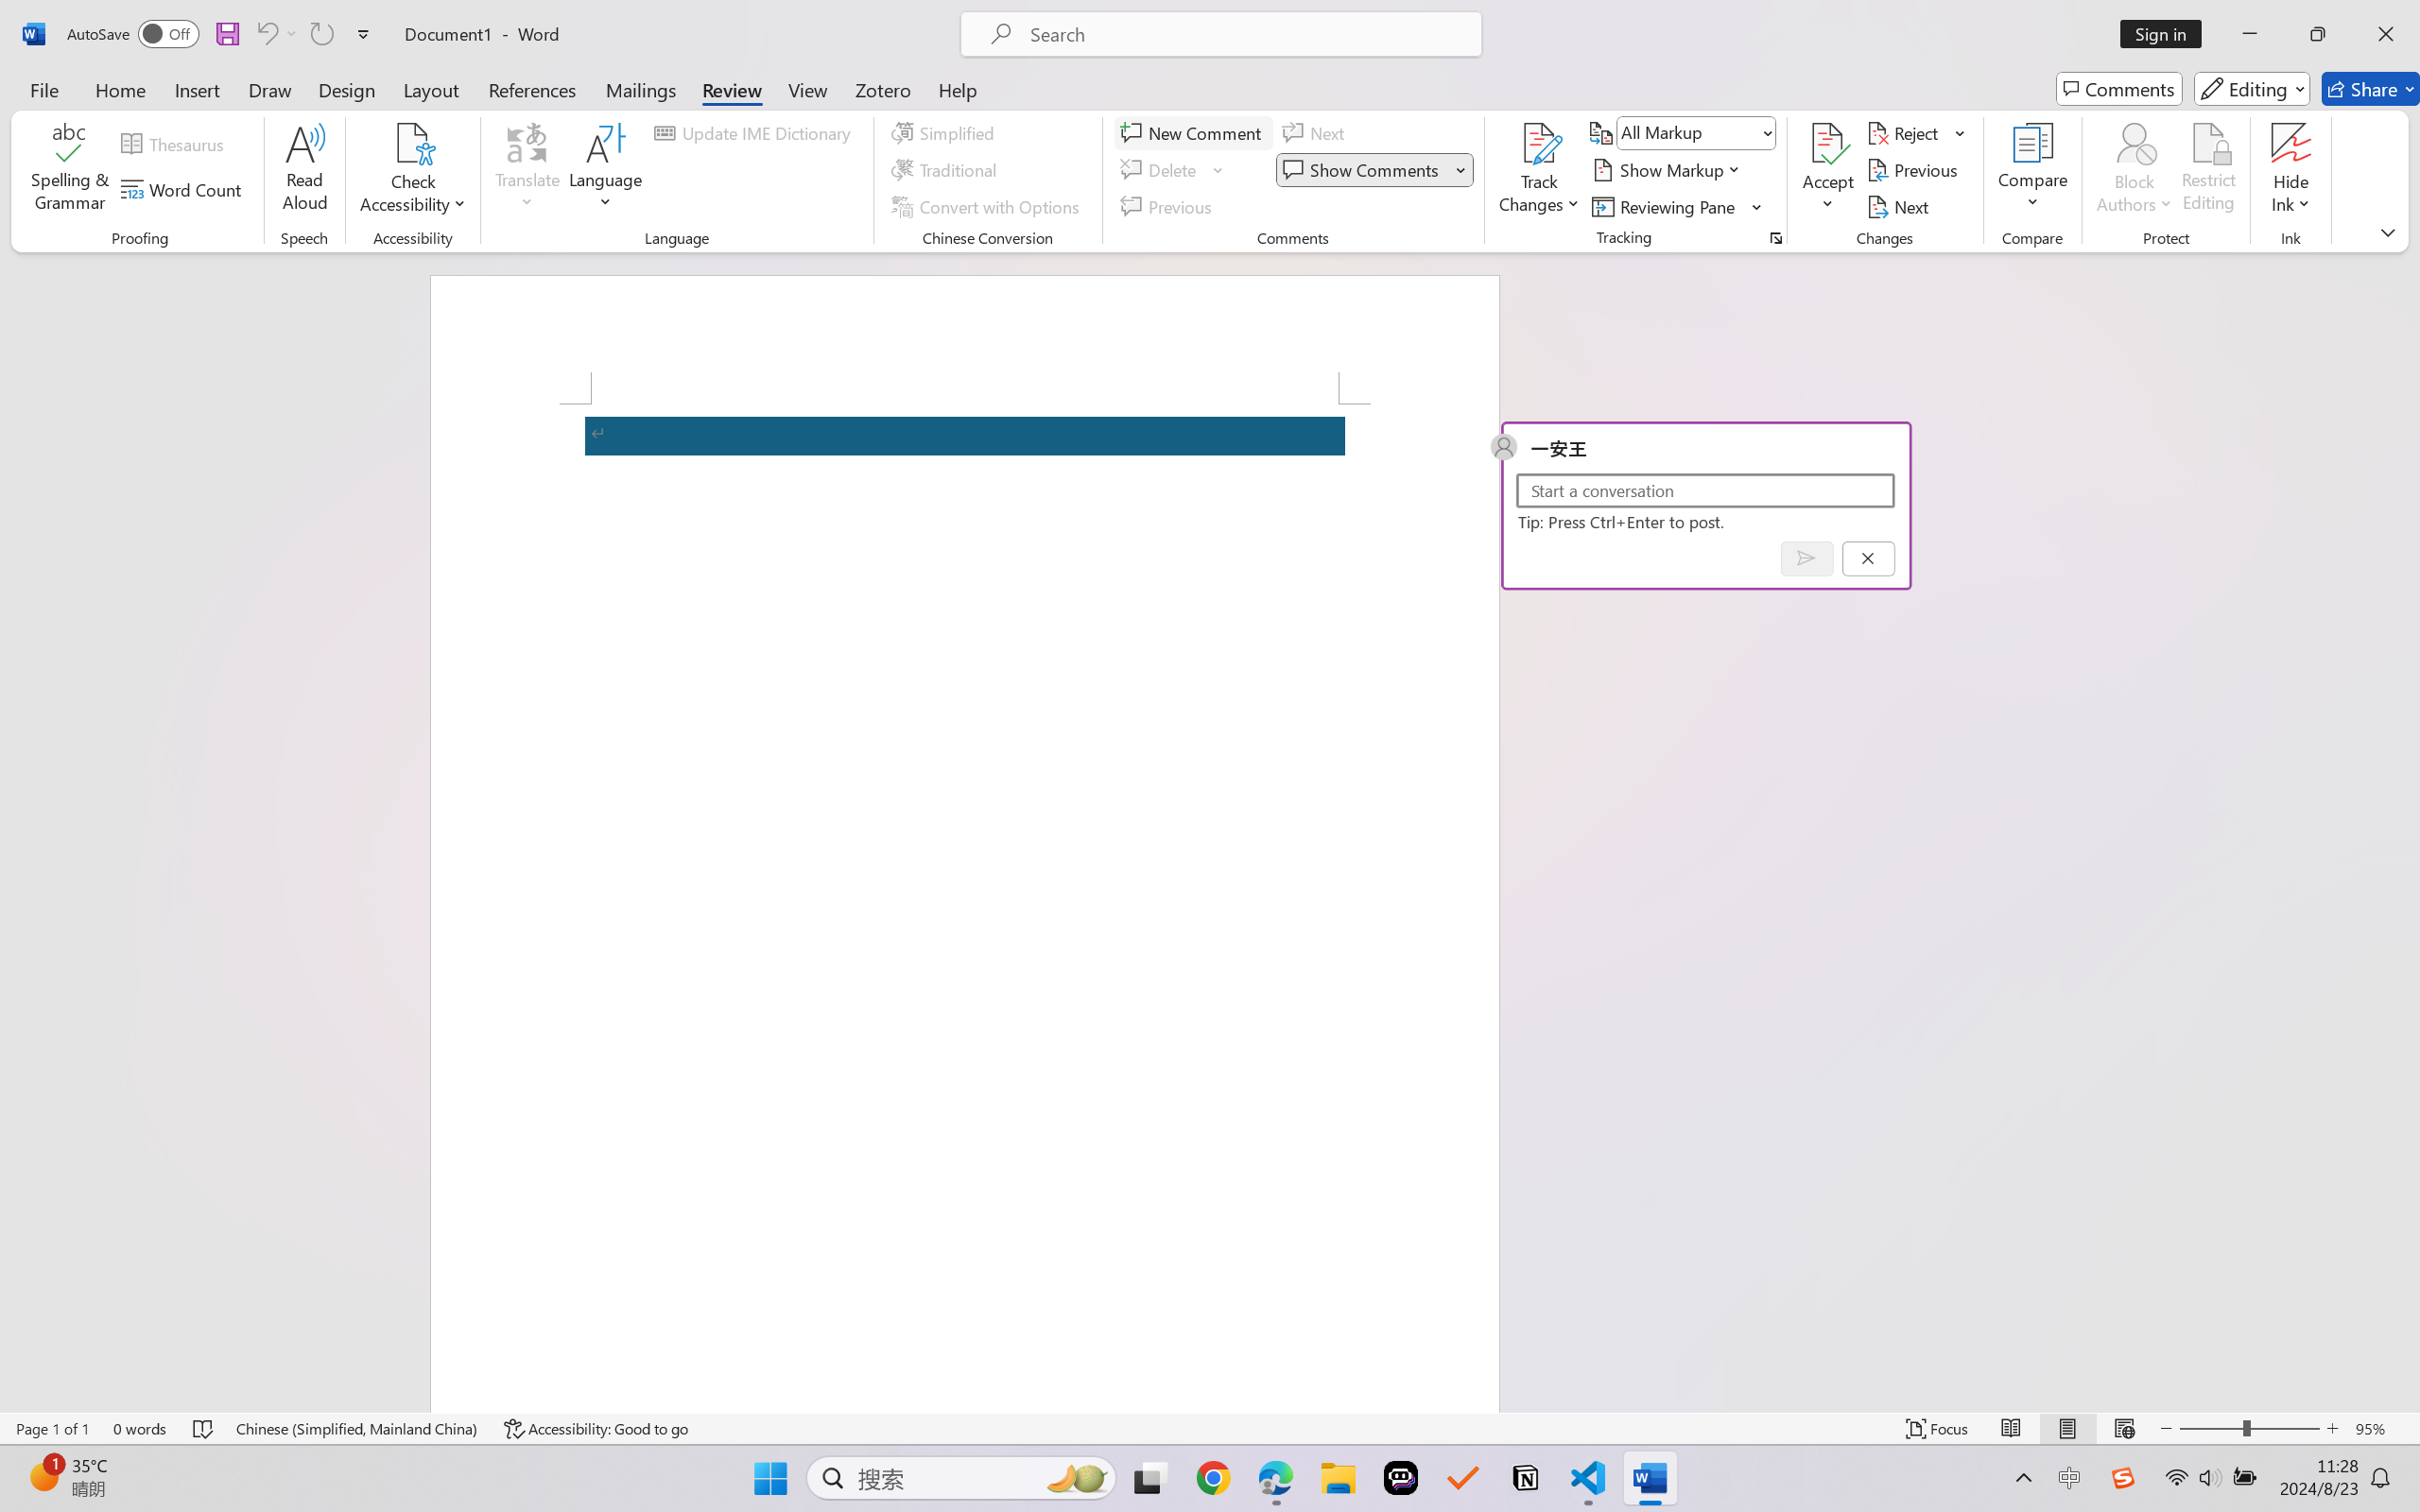 This screenshot has height=1512, width=2420. Describe the element at coordinates (1677, 207) in the screenshot. I see `'Reviewing Pane'` at that location.